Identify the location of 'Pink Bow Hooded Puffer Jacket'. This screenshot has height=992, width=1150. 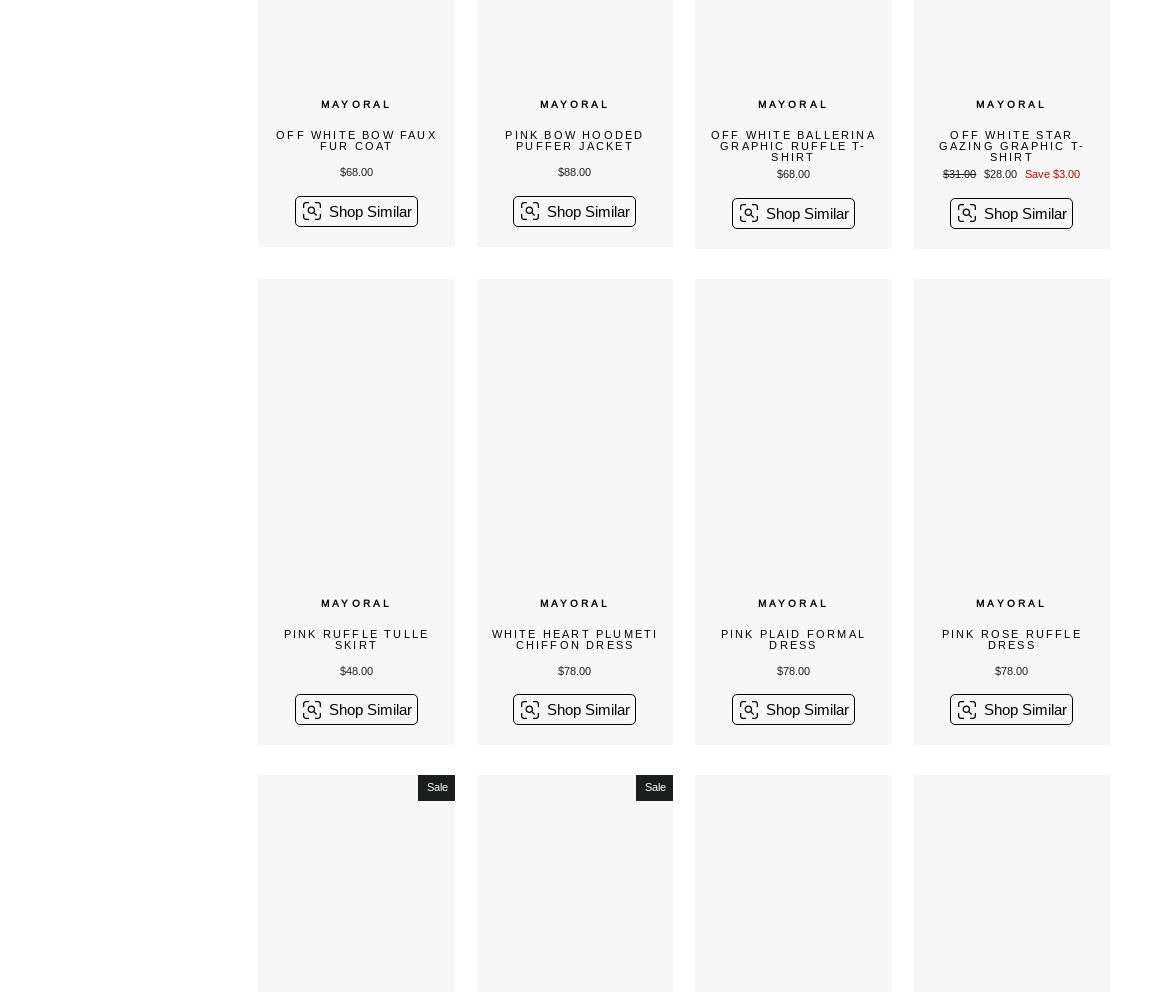
(504, 140).